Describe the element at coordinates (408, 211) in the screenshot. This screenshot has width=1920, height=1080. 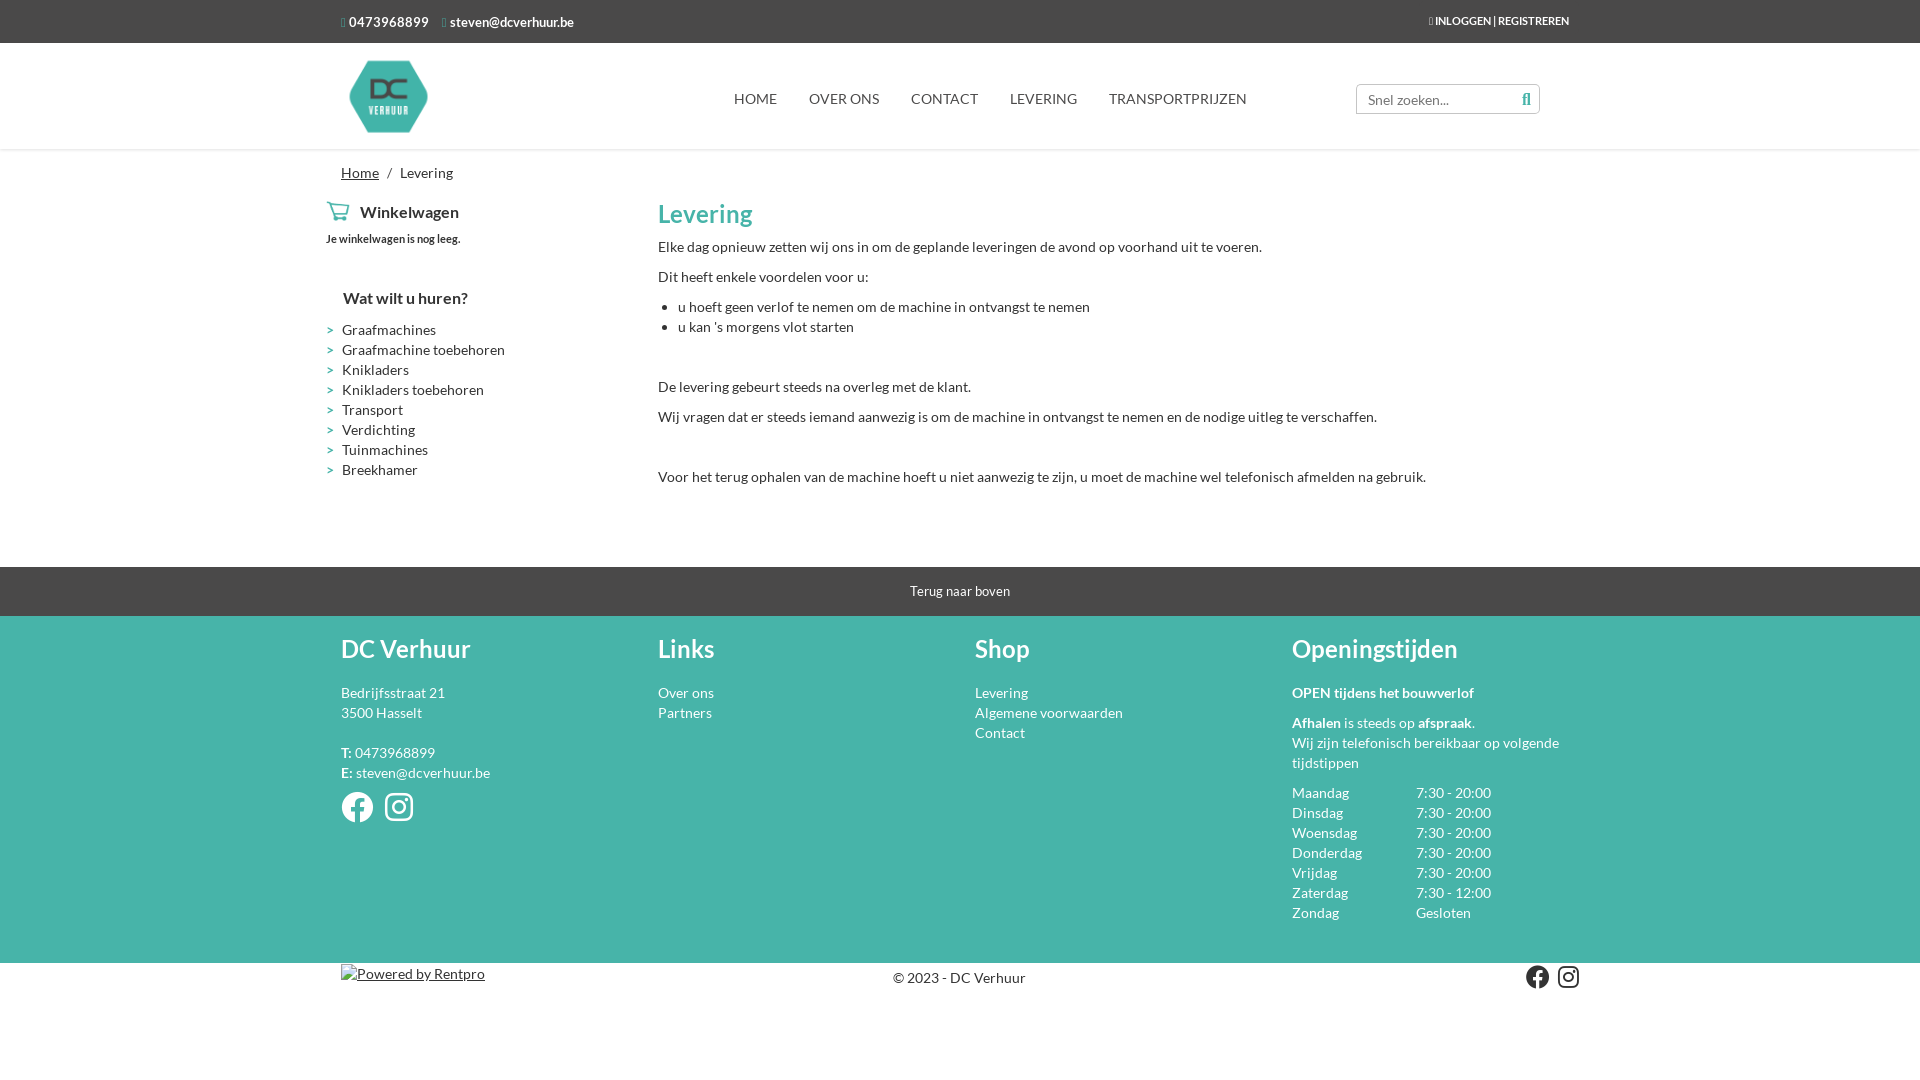
I see `'Winkelwagen'` at that location.